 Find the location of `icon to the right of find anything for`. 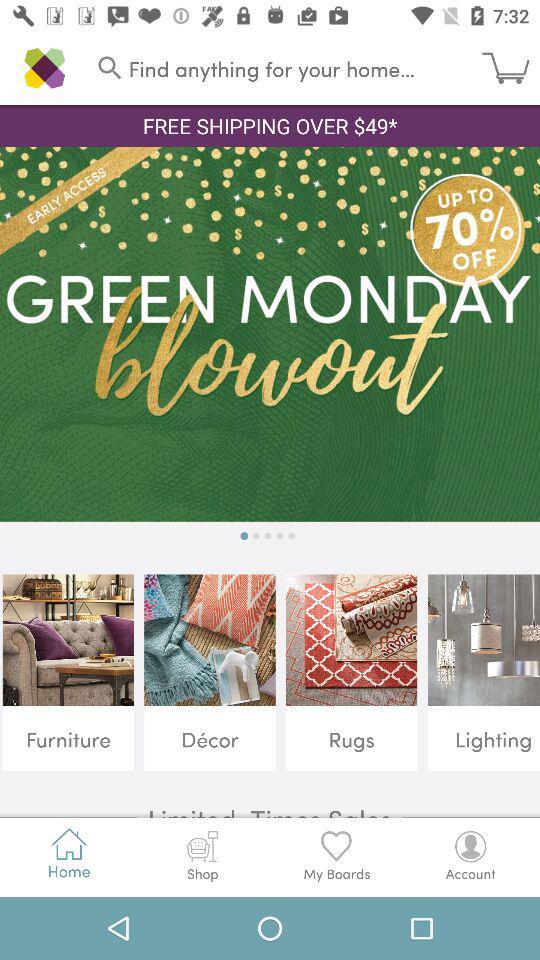

icon to the right of find anything for is located at coordinates (511, 68).